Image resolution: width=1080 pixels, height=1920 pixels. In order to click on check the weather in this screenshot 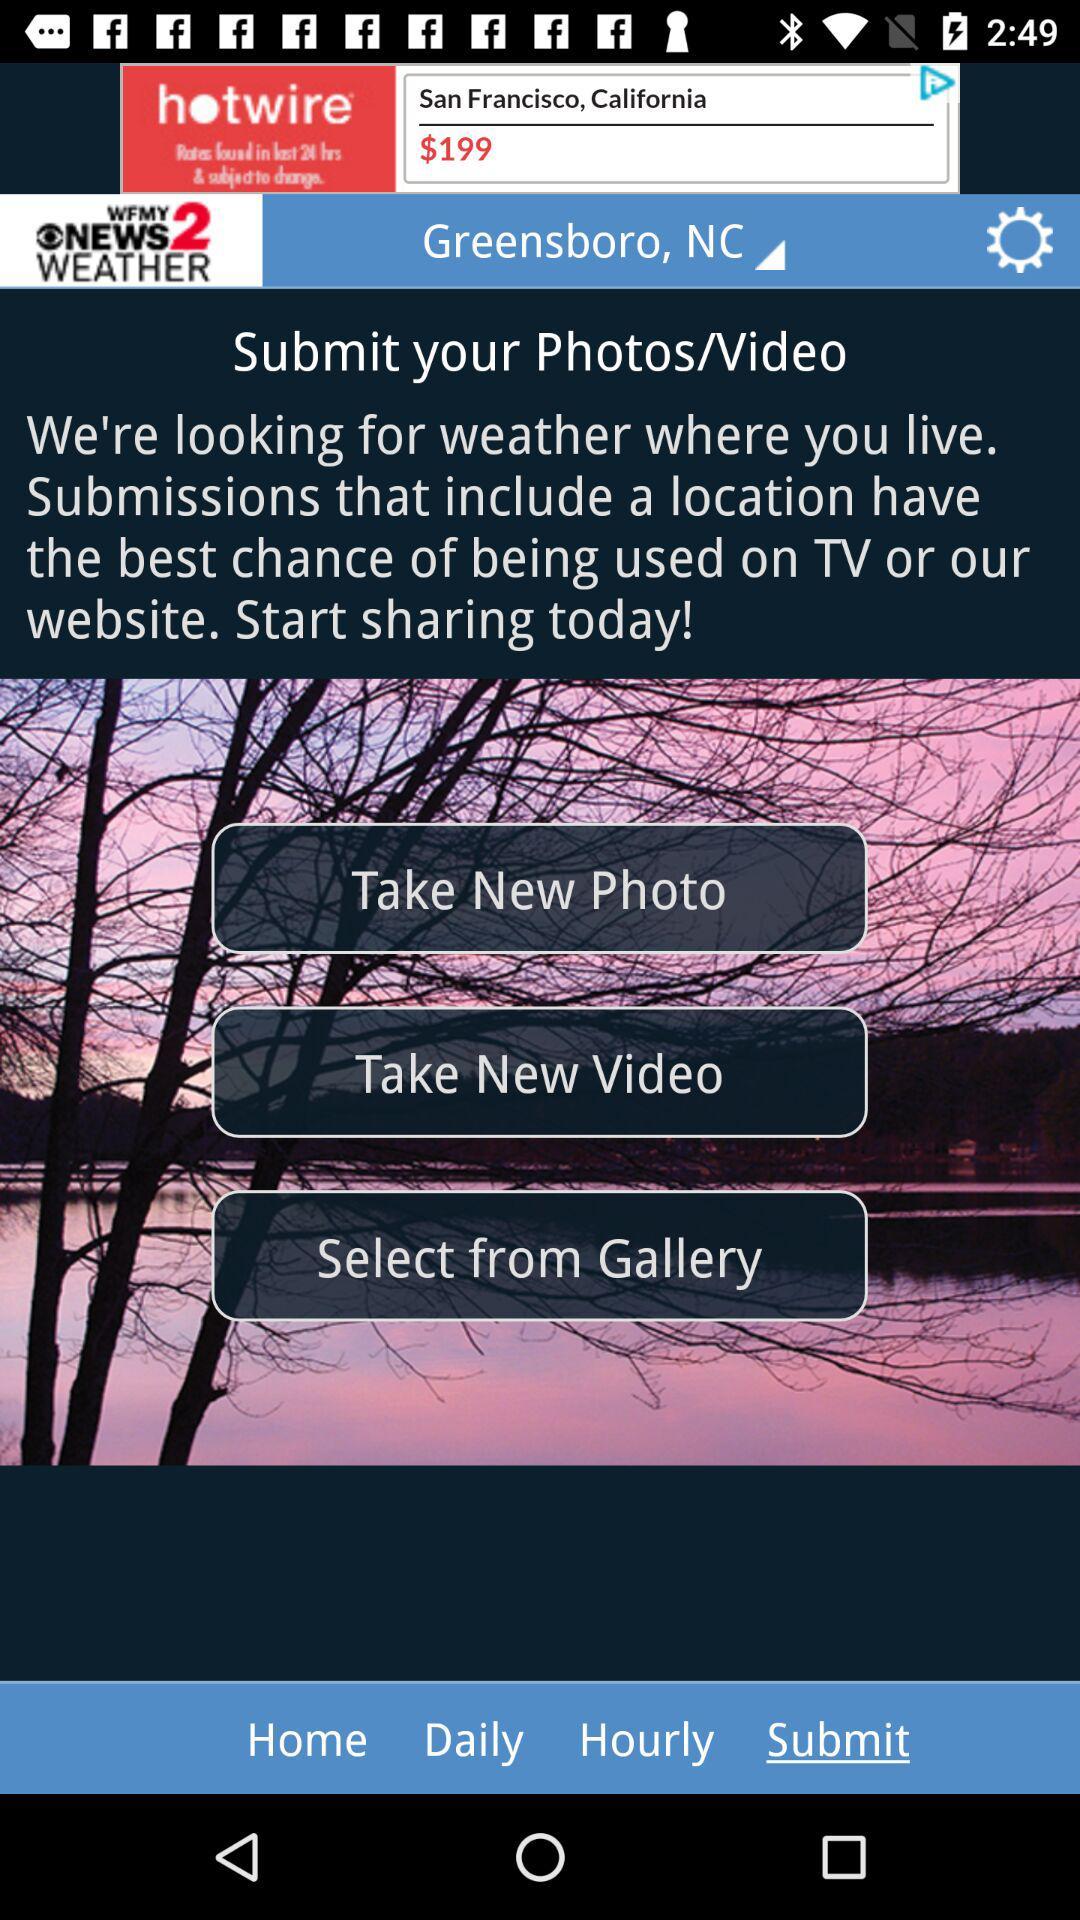, I will do `click(131, 240)`.